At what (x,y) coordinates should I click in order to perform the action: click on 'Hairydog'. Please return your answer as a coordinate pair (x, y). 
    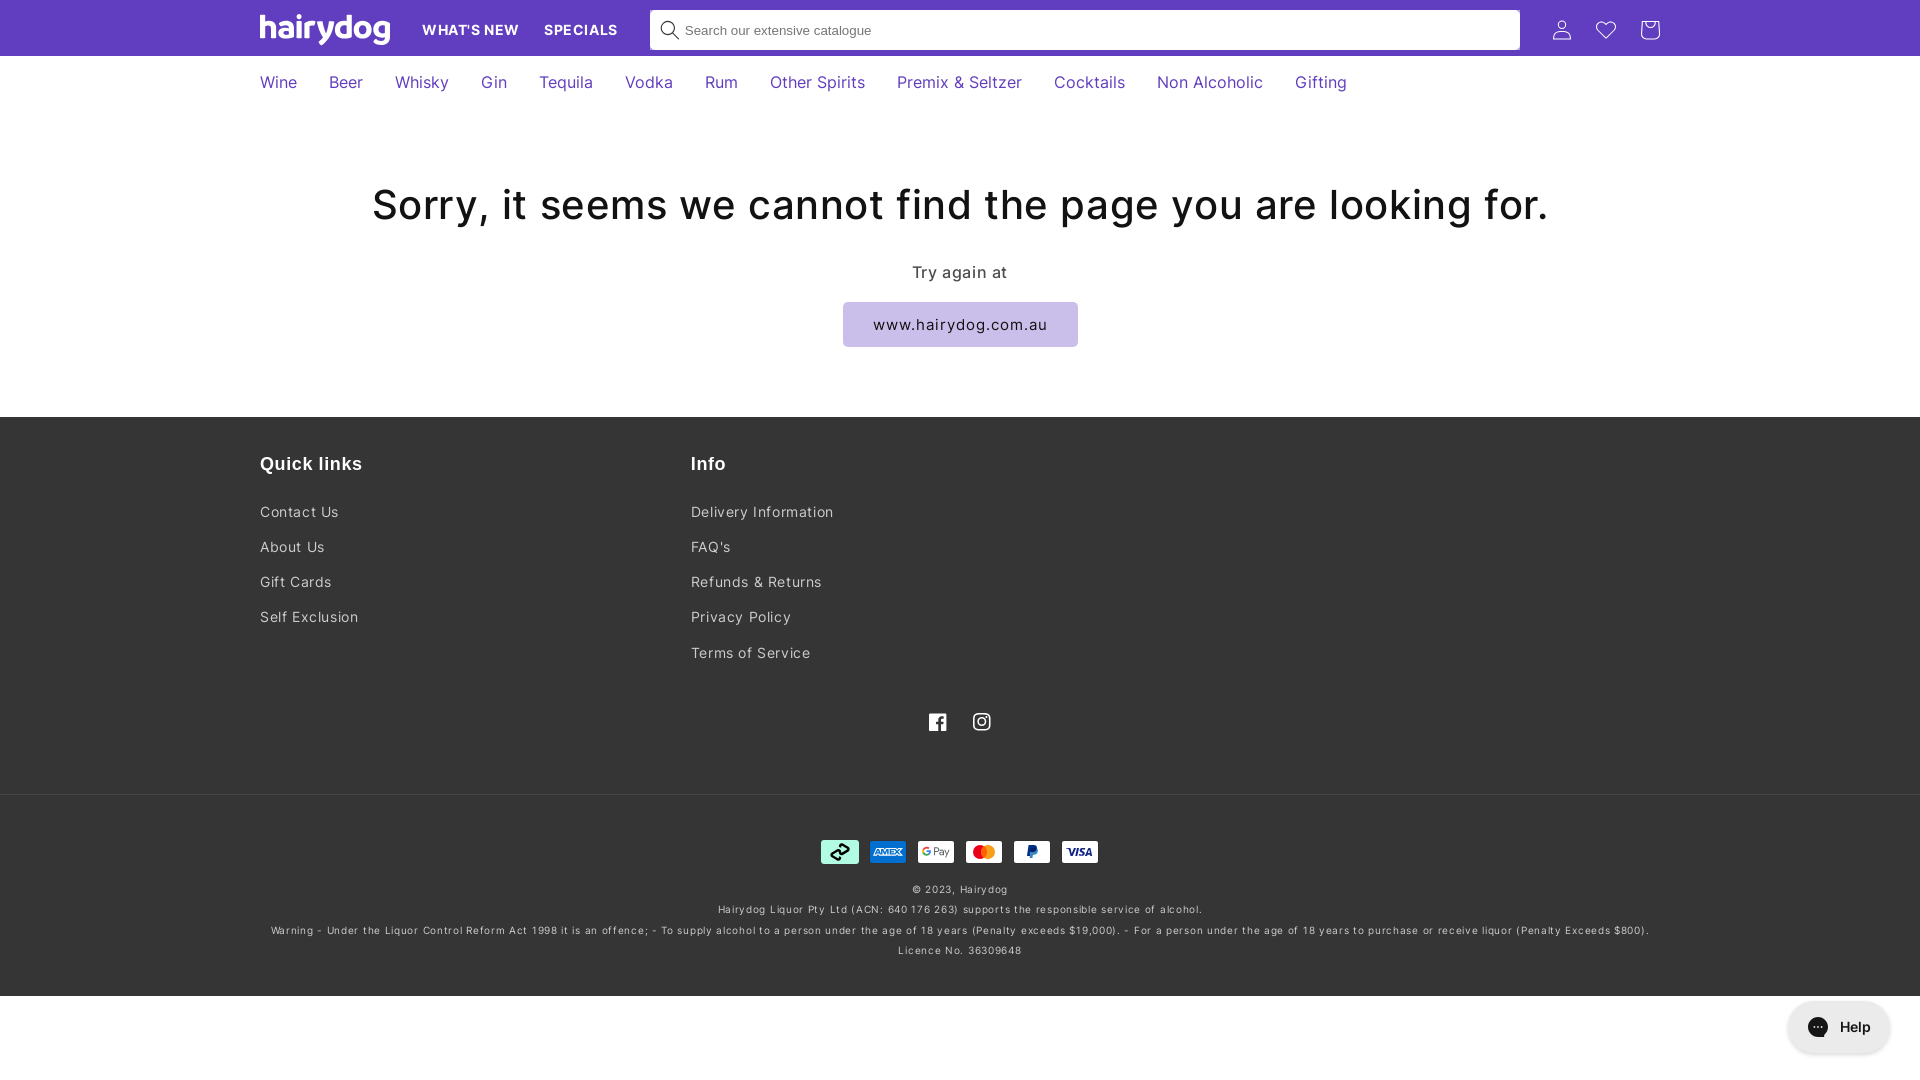
    Looking at the image, I should click on (984, 887).